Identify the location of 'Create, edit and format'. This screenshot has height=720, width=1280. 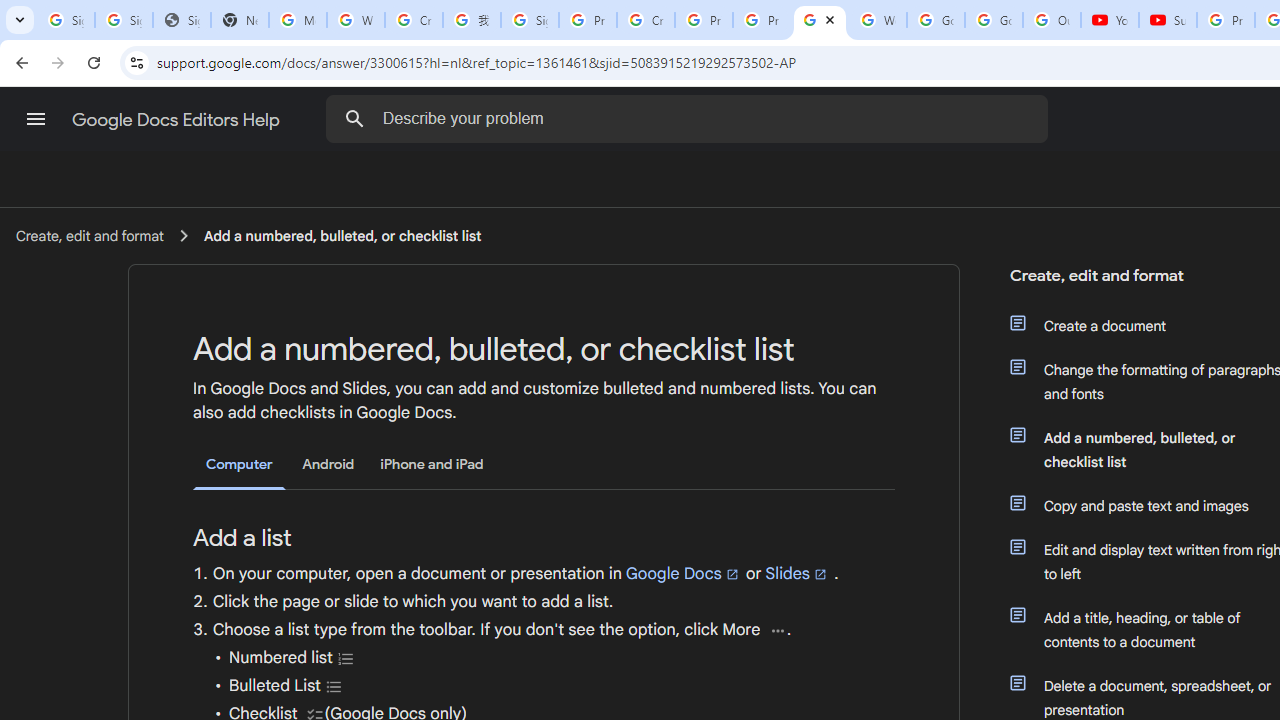
(88, 234).